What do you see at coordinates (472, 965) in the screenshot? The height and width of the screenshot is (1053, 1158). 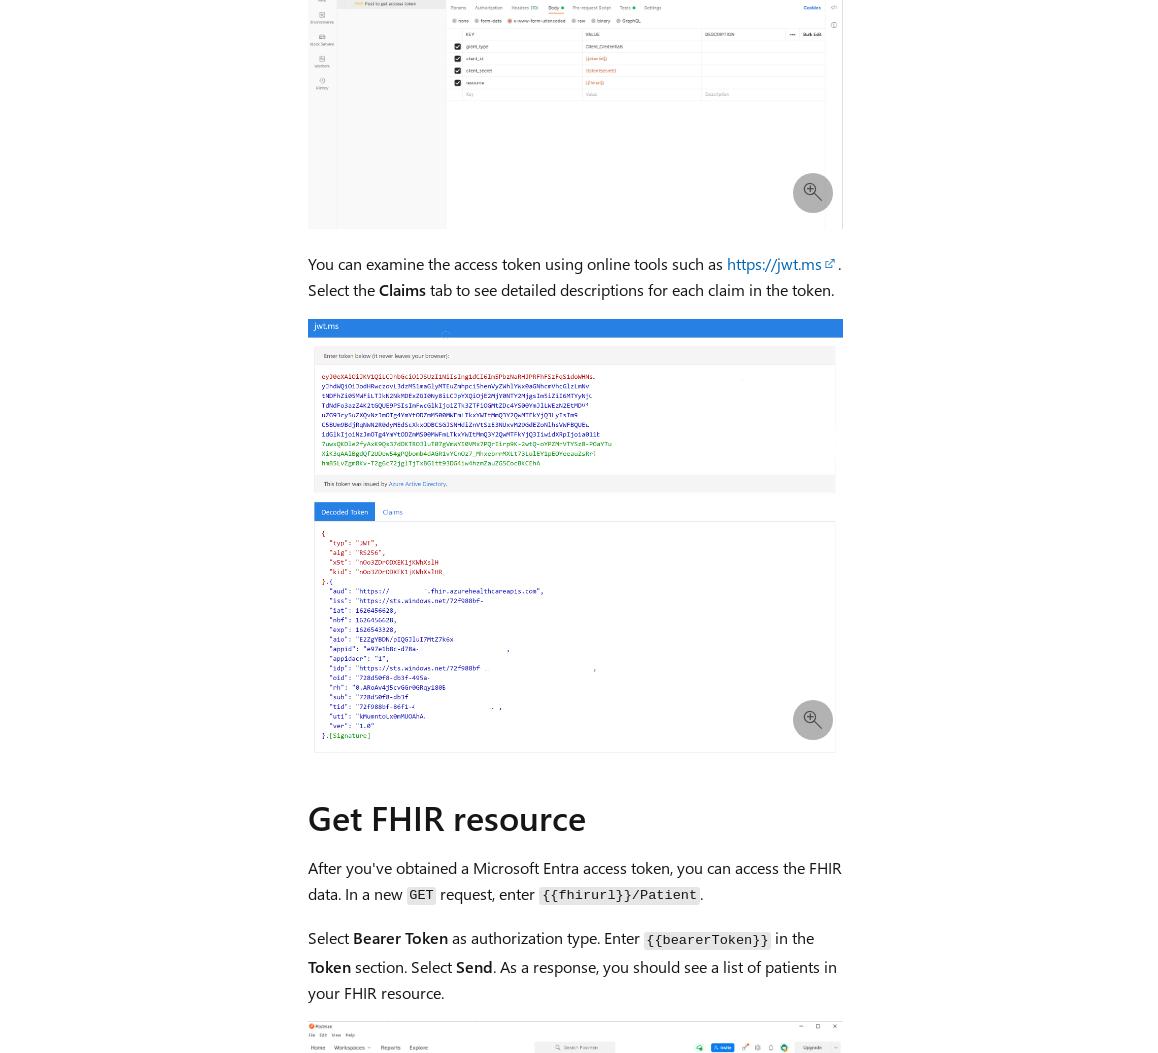 I see `'Send'` at bounding box center [472, 965].